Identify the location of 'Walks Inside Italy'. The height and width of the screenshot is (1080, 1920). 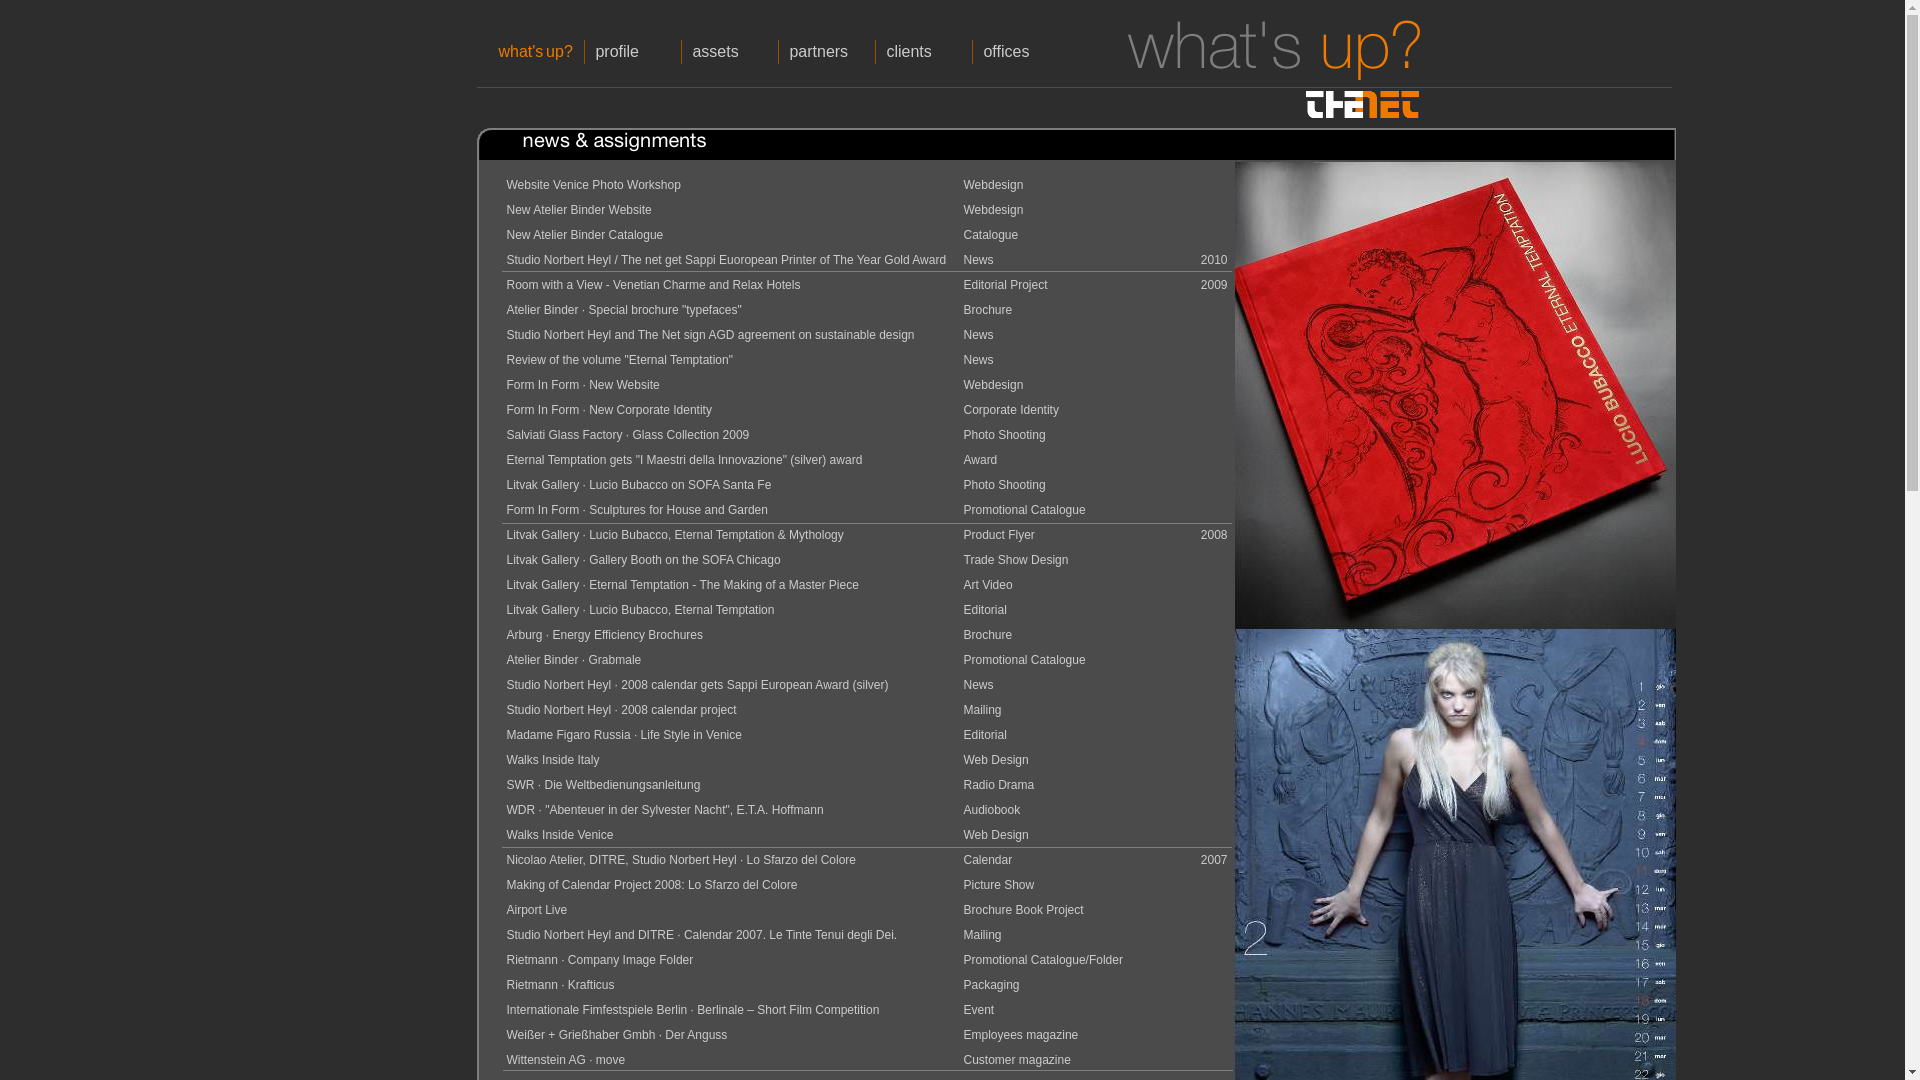
(552, 759).